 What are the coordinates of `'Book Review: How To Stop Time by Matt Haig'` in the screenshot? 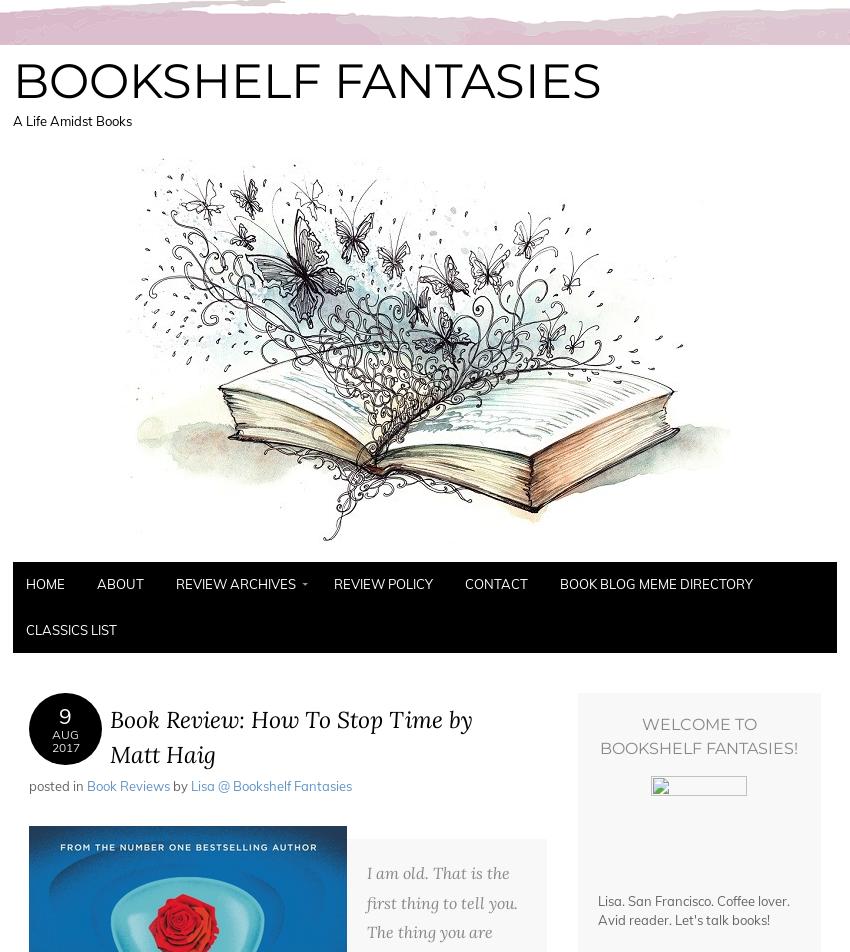 It's located at (290, 736).